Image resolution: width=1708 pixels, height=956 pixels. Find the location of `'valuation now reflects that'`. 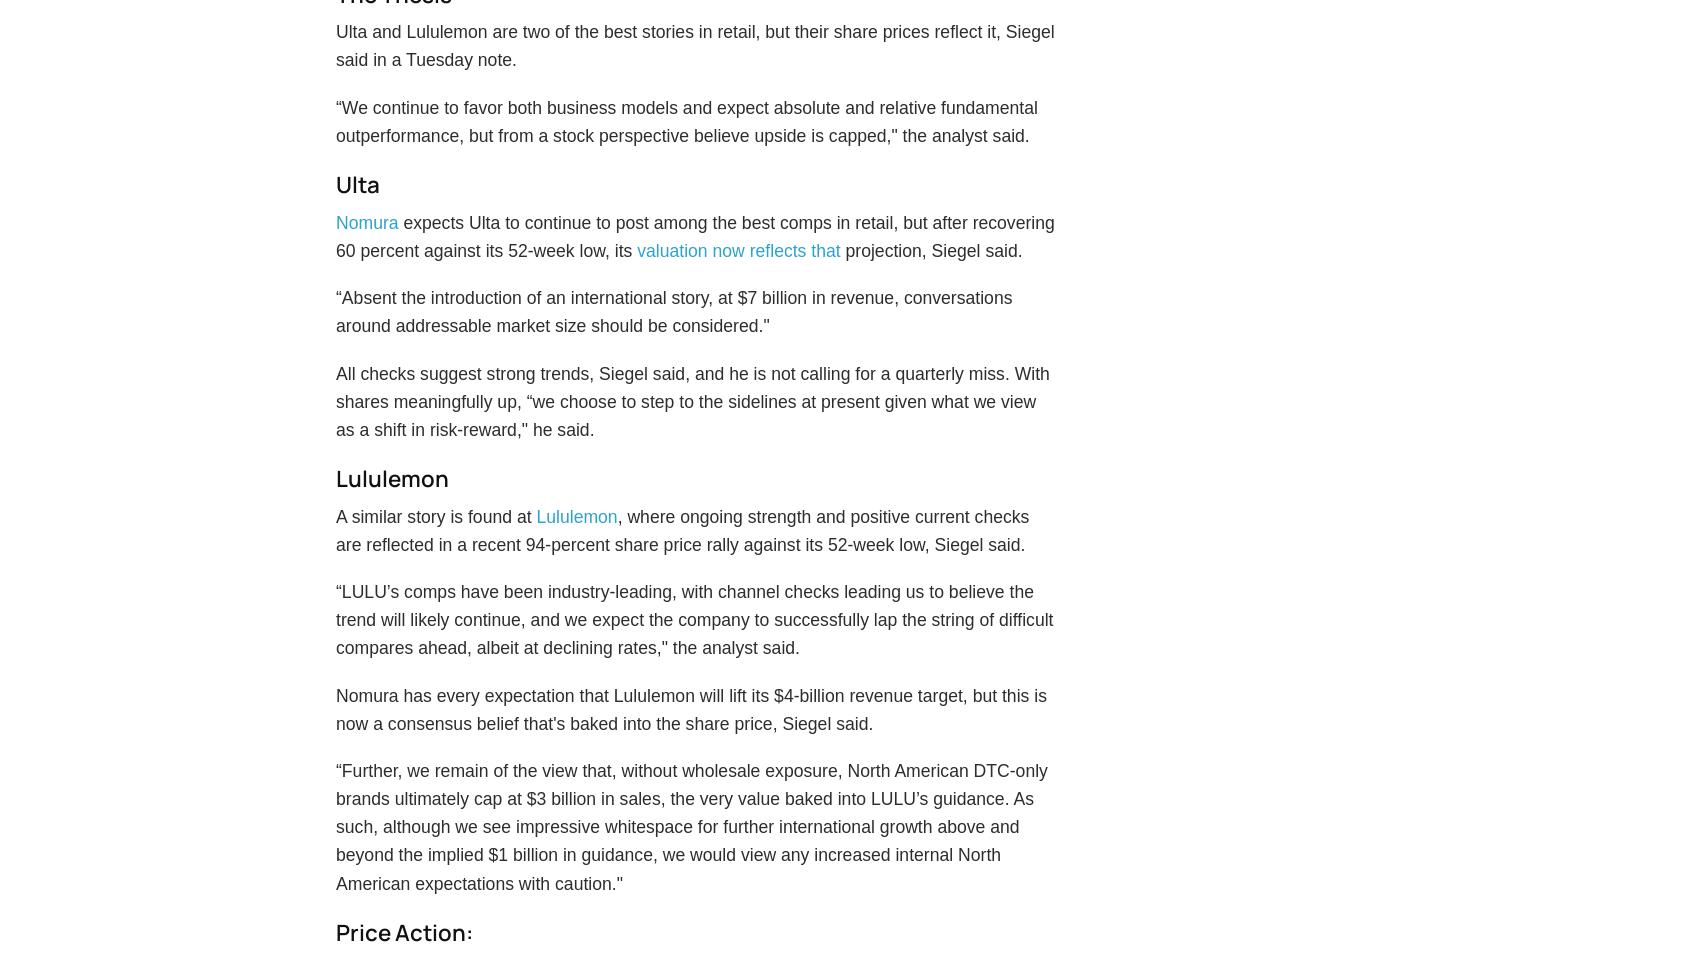

'valuation now reflects that' is located at coordinates (738, 296).